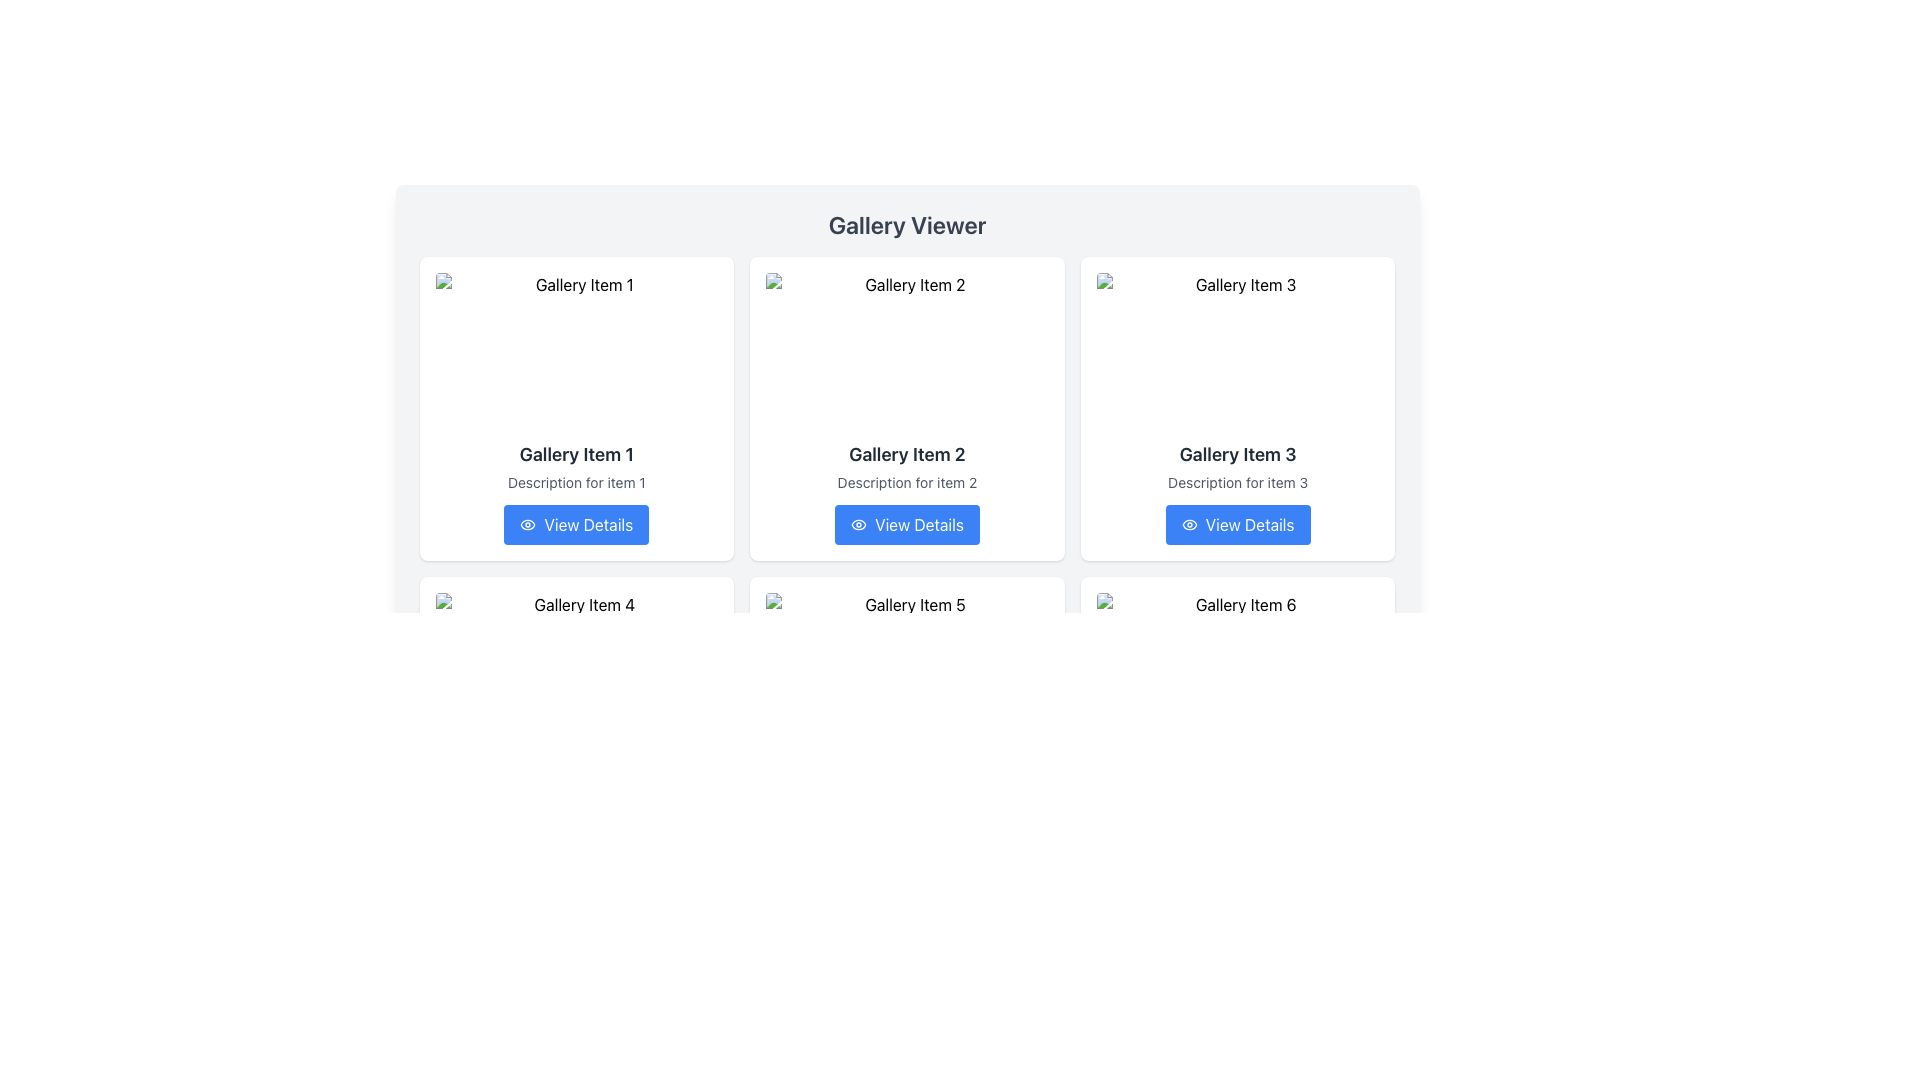 The height and width of the screenshot is (1080, 1920). Describe the element at coordinates (906, 482) in the screenshot. I see `the static text providing additional descriptive information about 'Gallery Item 2', located below its title and above the 'View Details' button` at that location.